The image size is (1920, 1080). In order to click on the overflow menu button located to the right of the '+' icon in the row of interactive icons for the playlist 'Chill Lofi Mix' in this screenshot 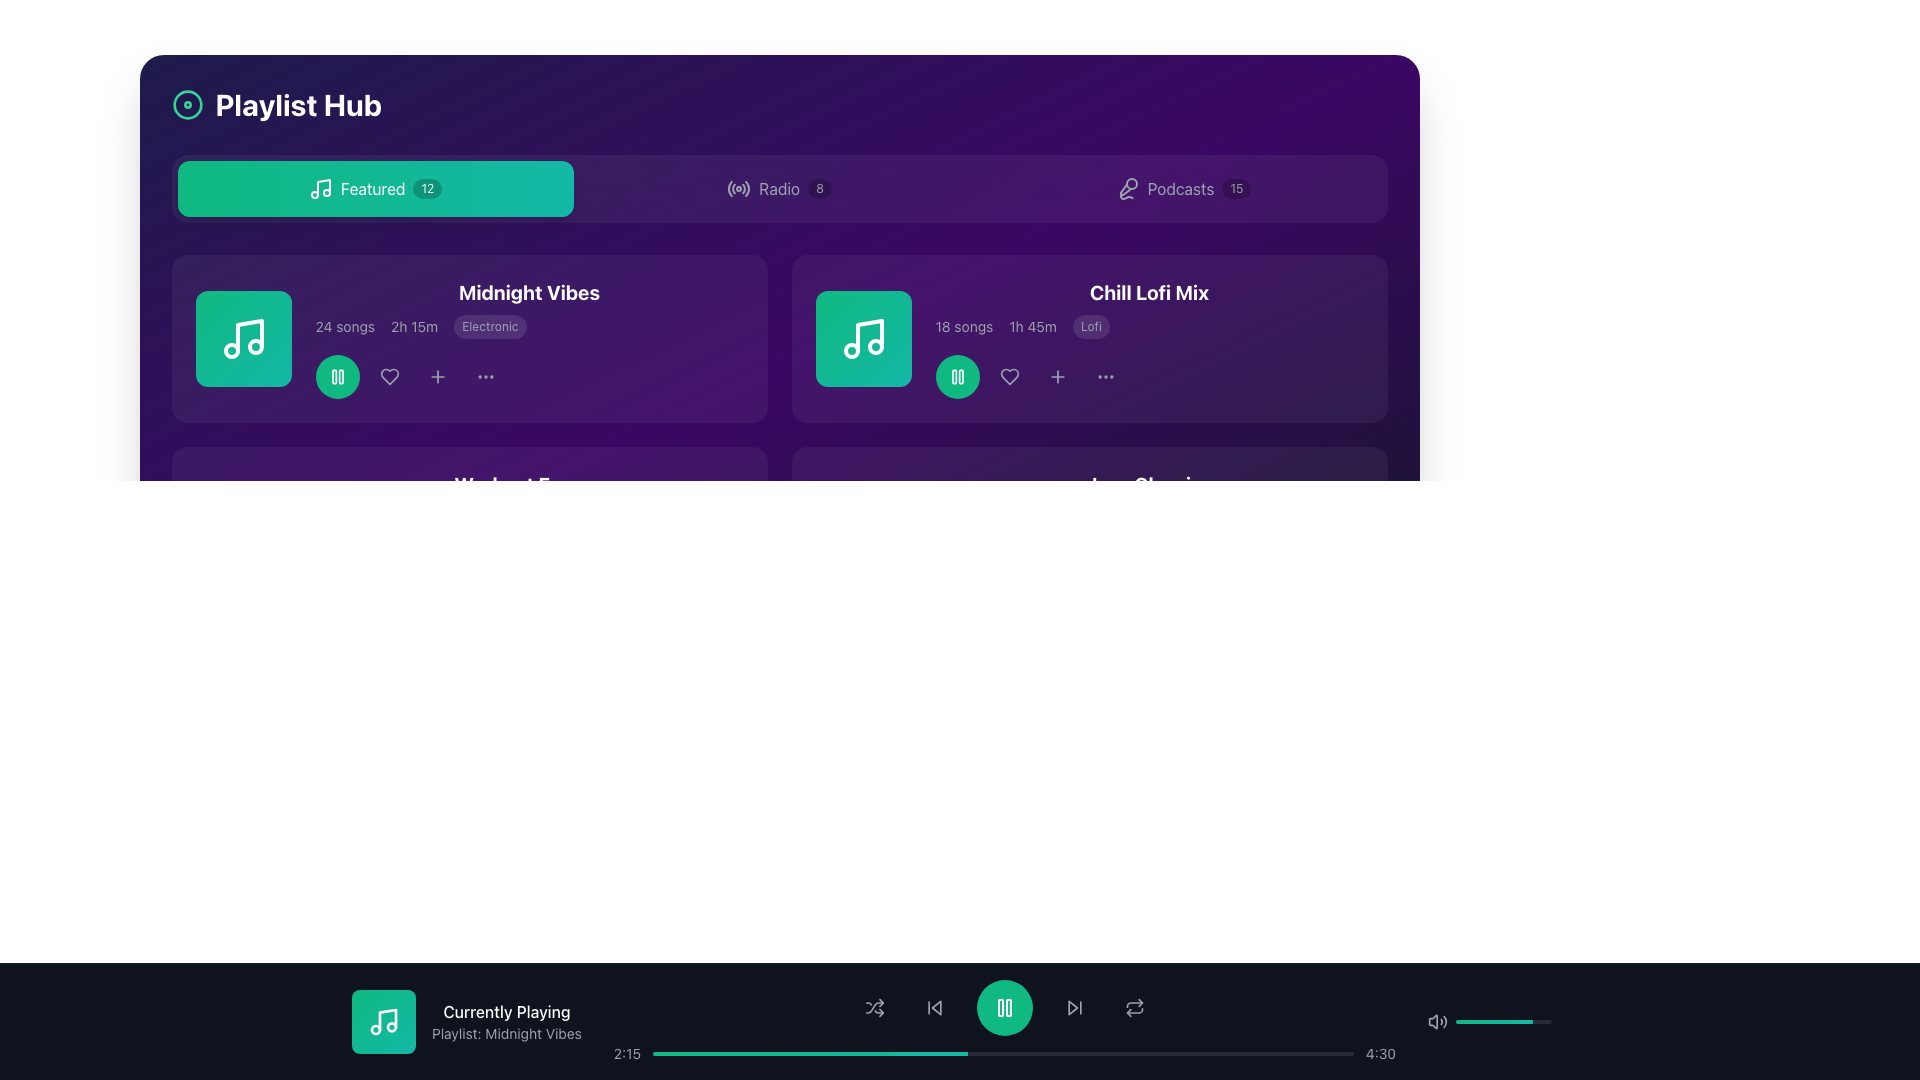, I will do `click(1104, 377)`.